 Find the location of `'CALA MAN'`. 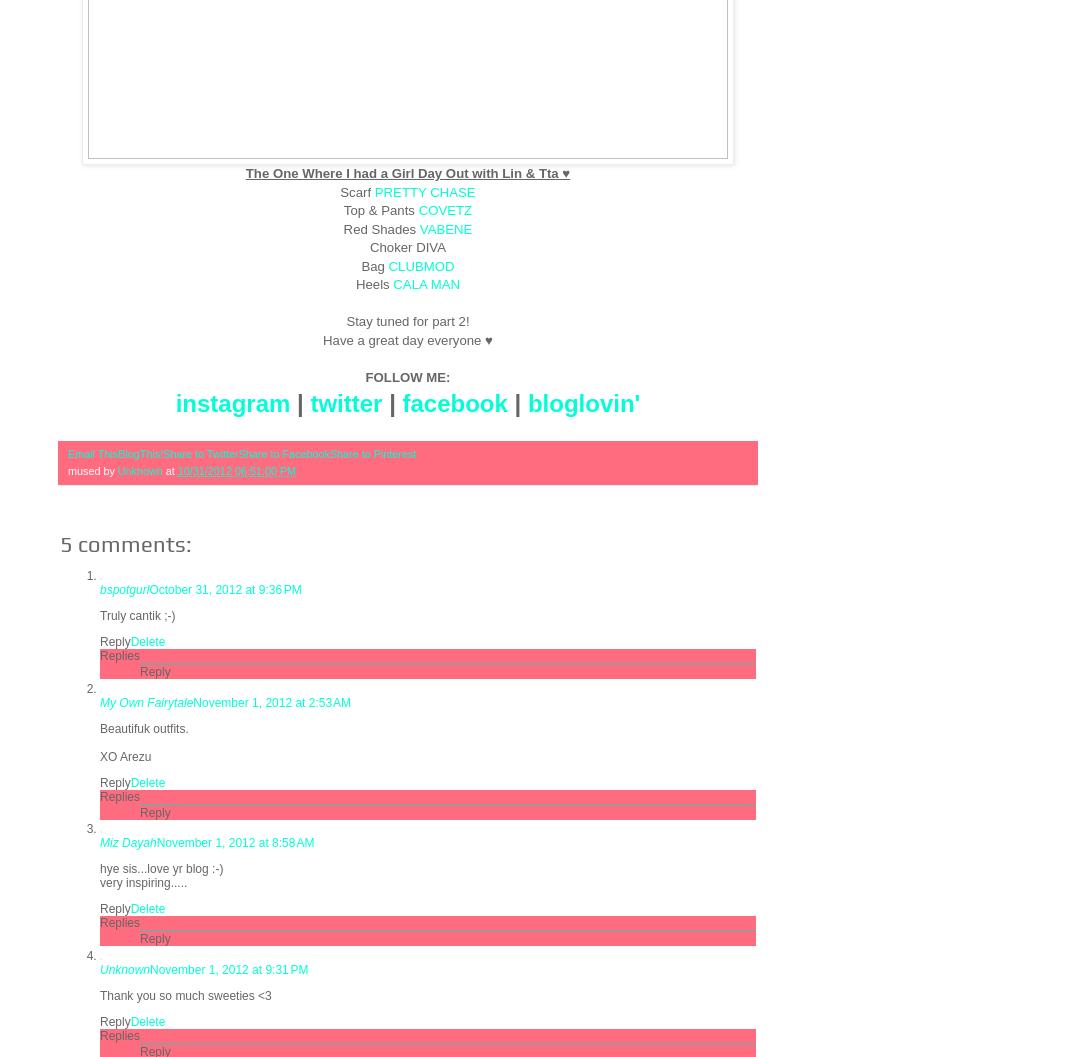

'CALA MAN' is located at coordinates (426, 283).